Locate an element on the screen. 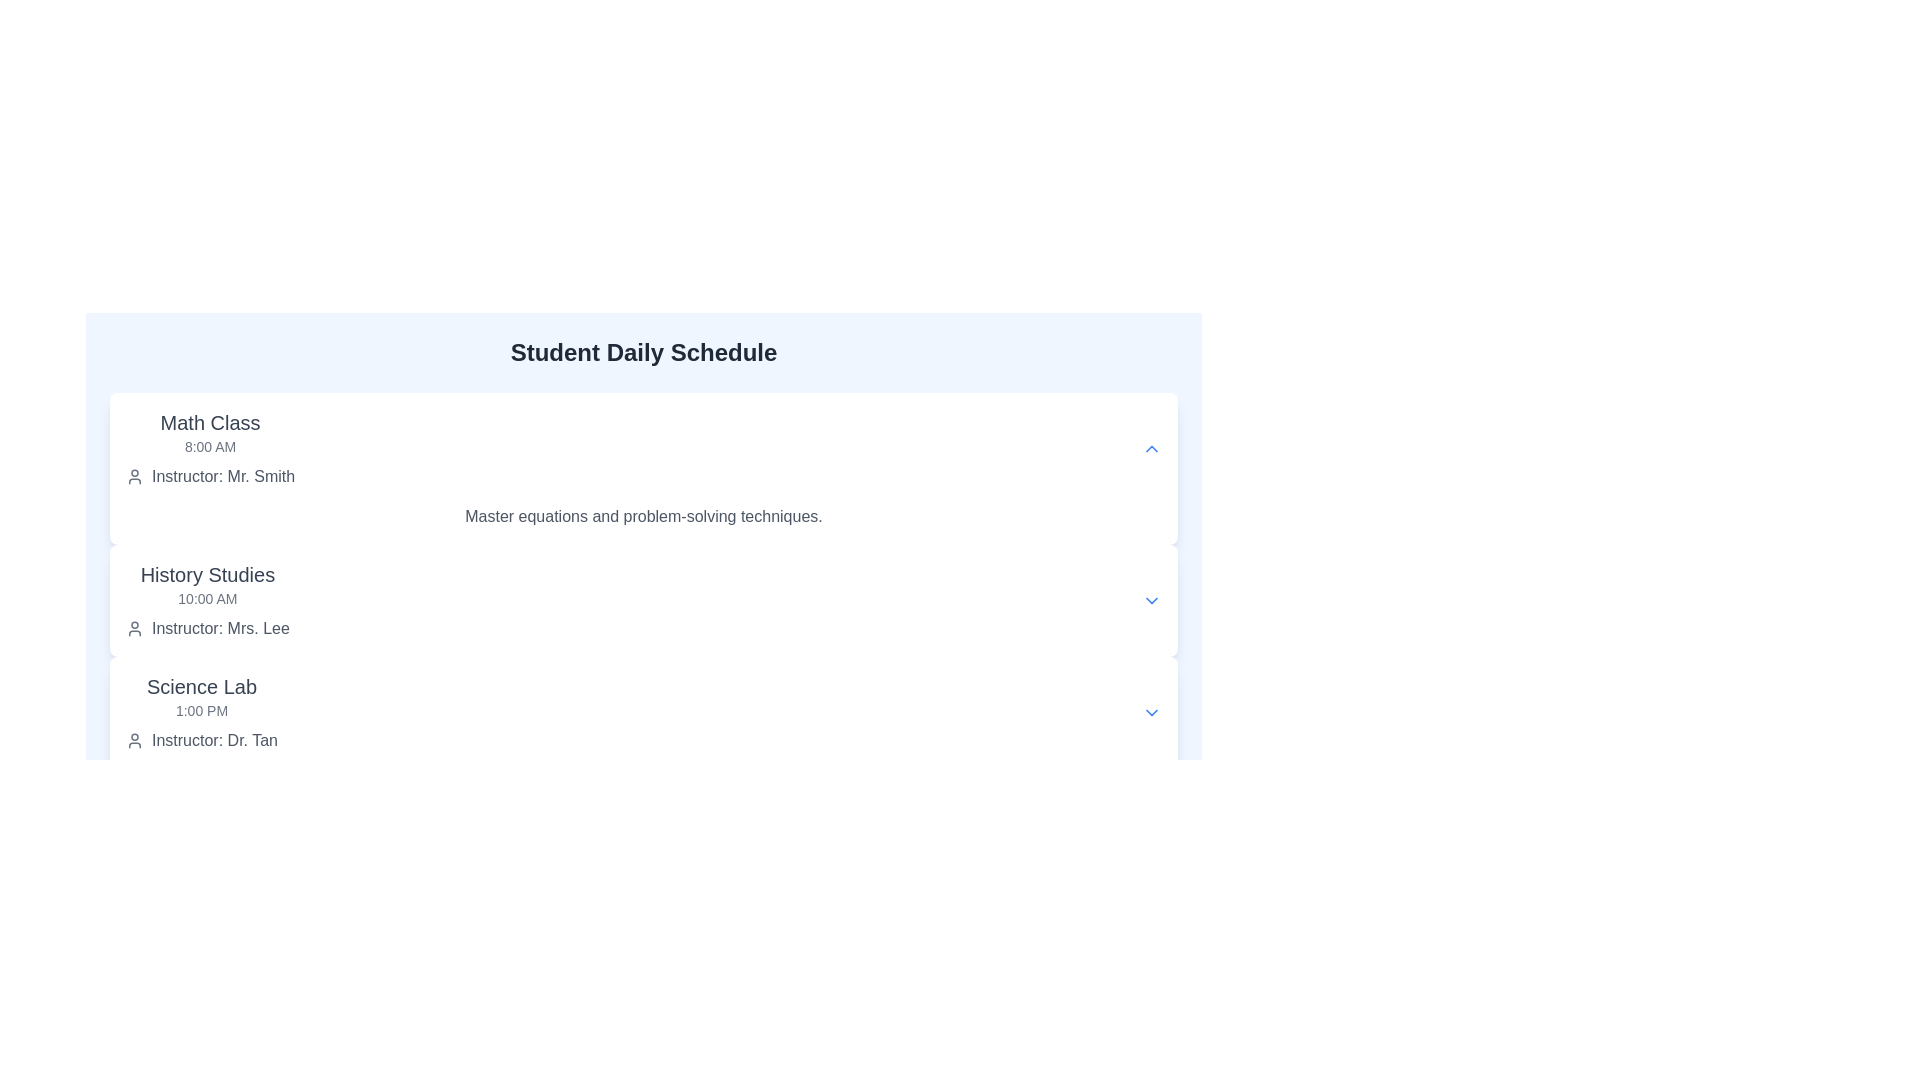 The image size is (1920, 1080). the small blue upward arrow icon button located in the 'Math Class' section is located at coordinates (1152, 447).